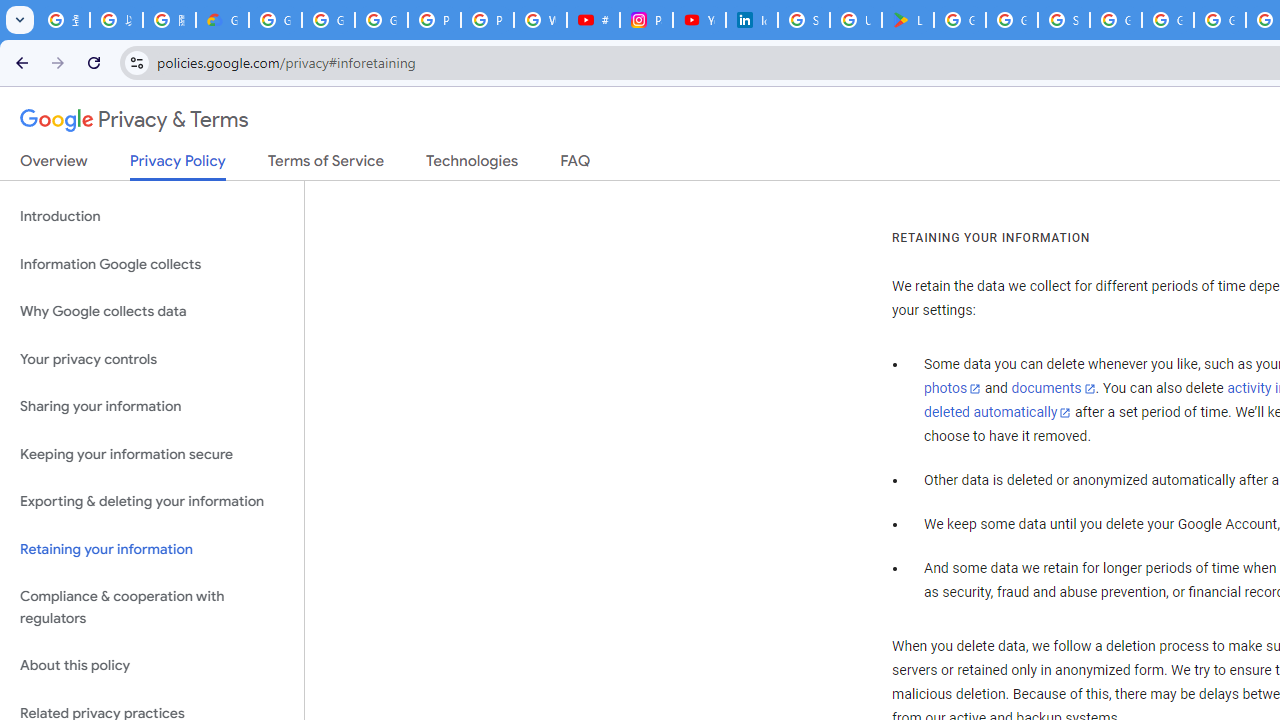  Describe the element at coordinates (907, 20) in the screenshot. I see `'Last Shelter: Survival - Apps on Google Play'` at that location.